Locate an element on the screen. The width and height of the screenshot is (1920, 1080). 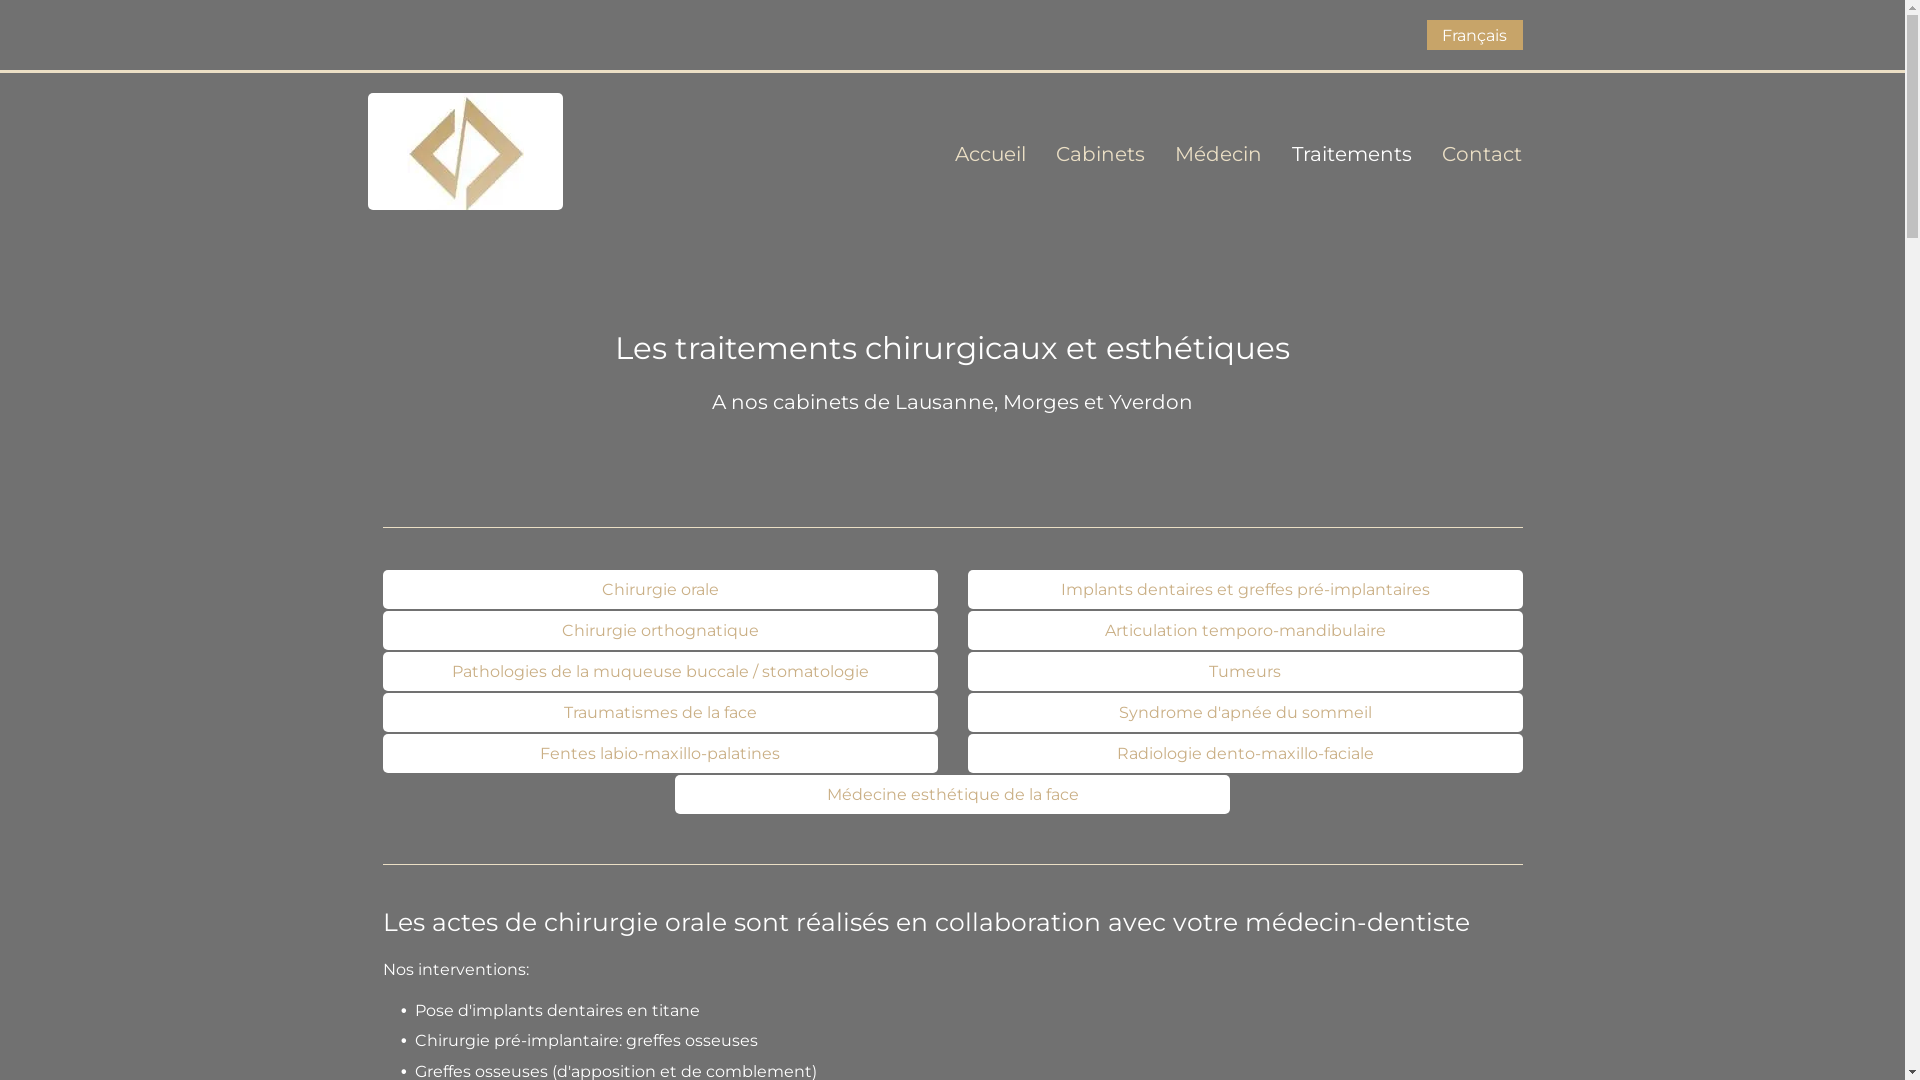
'Fentes labio-maxillo-palatines' is located at coordinates (659, 753).